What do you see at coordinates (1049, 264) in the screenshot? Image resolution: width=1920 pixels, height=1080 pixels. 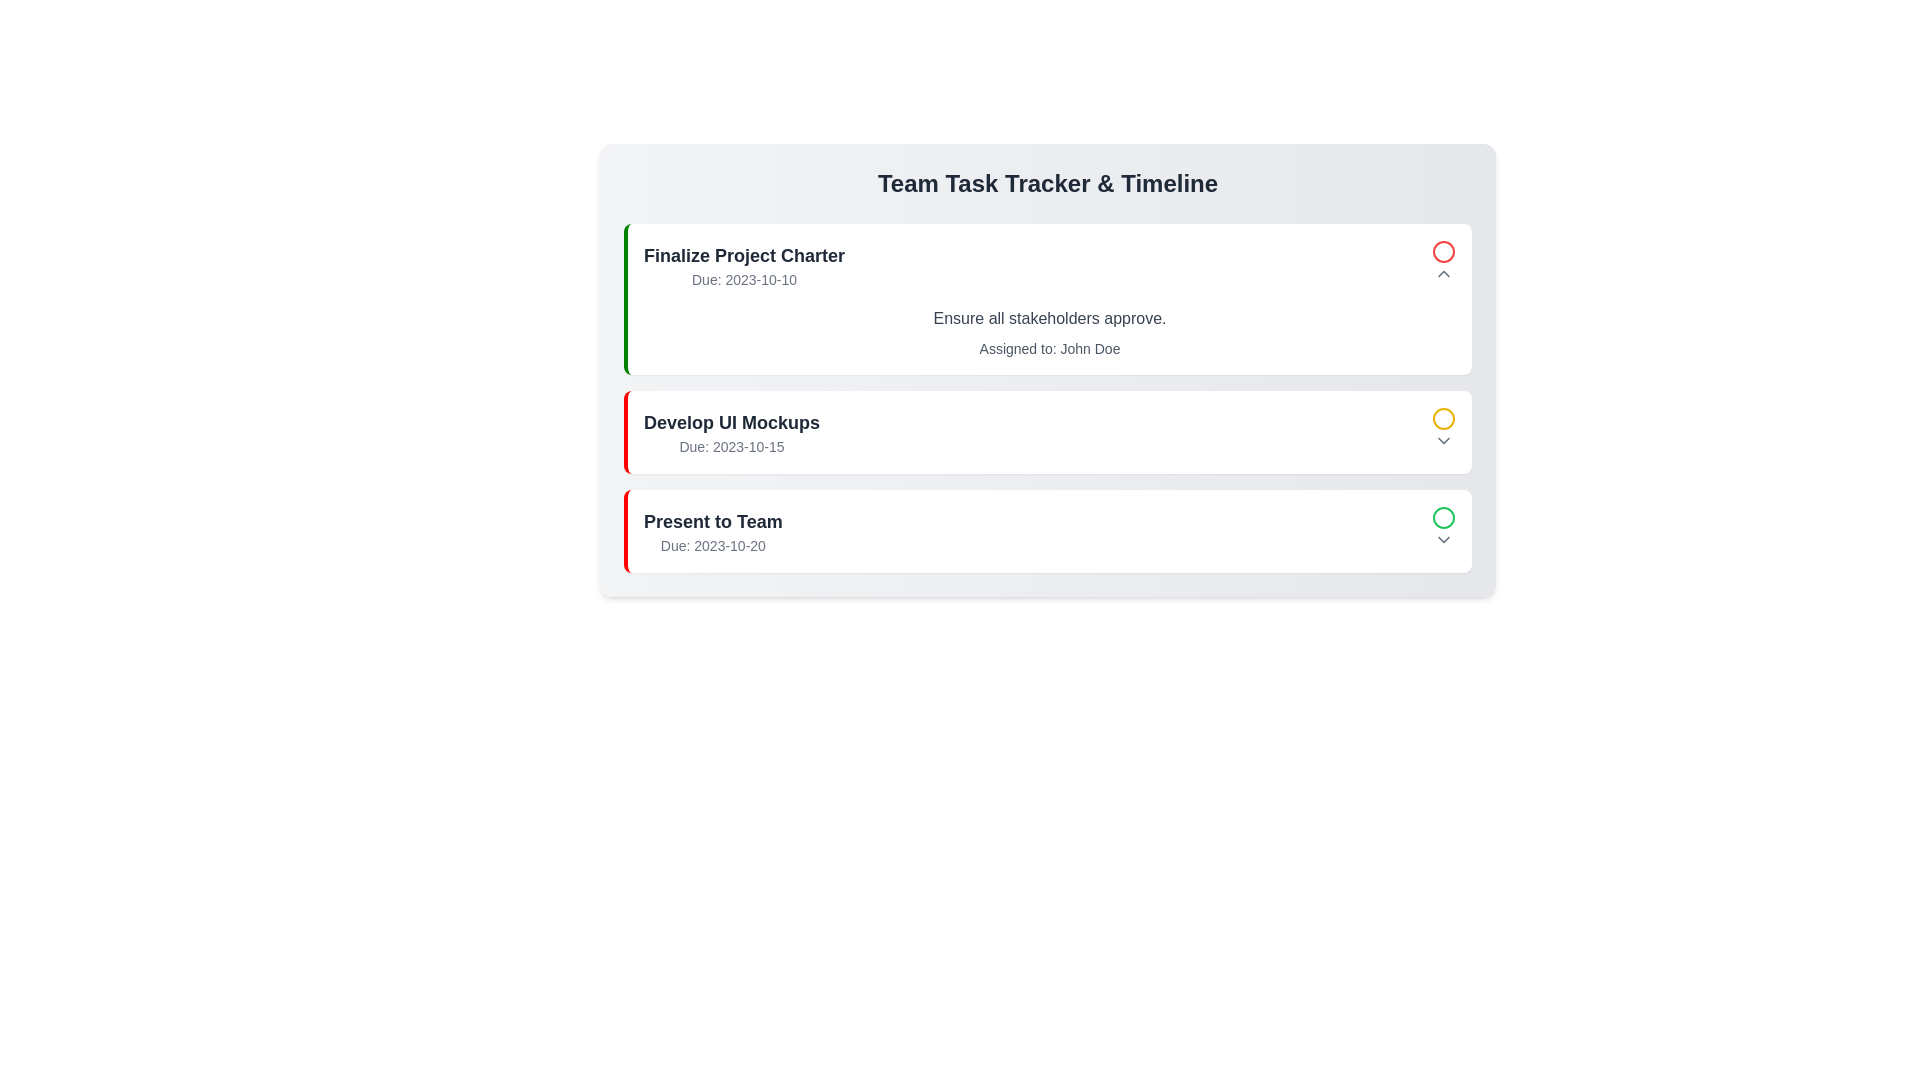 I see `the task titled 'Finalize Project Charter' with the deadline '2023-10-10'` at bounding box center [1049, 264].